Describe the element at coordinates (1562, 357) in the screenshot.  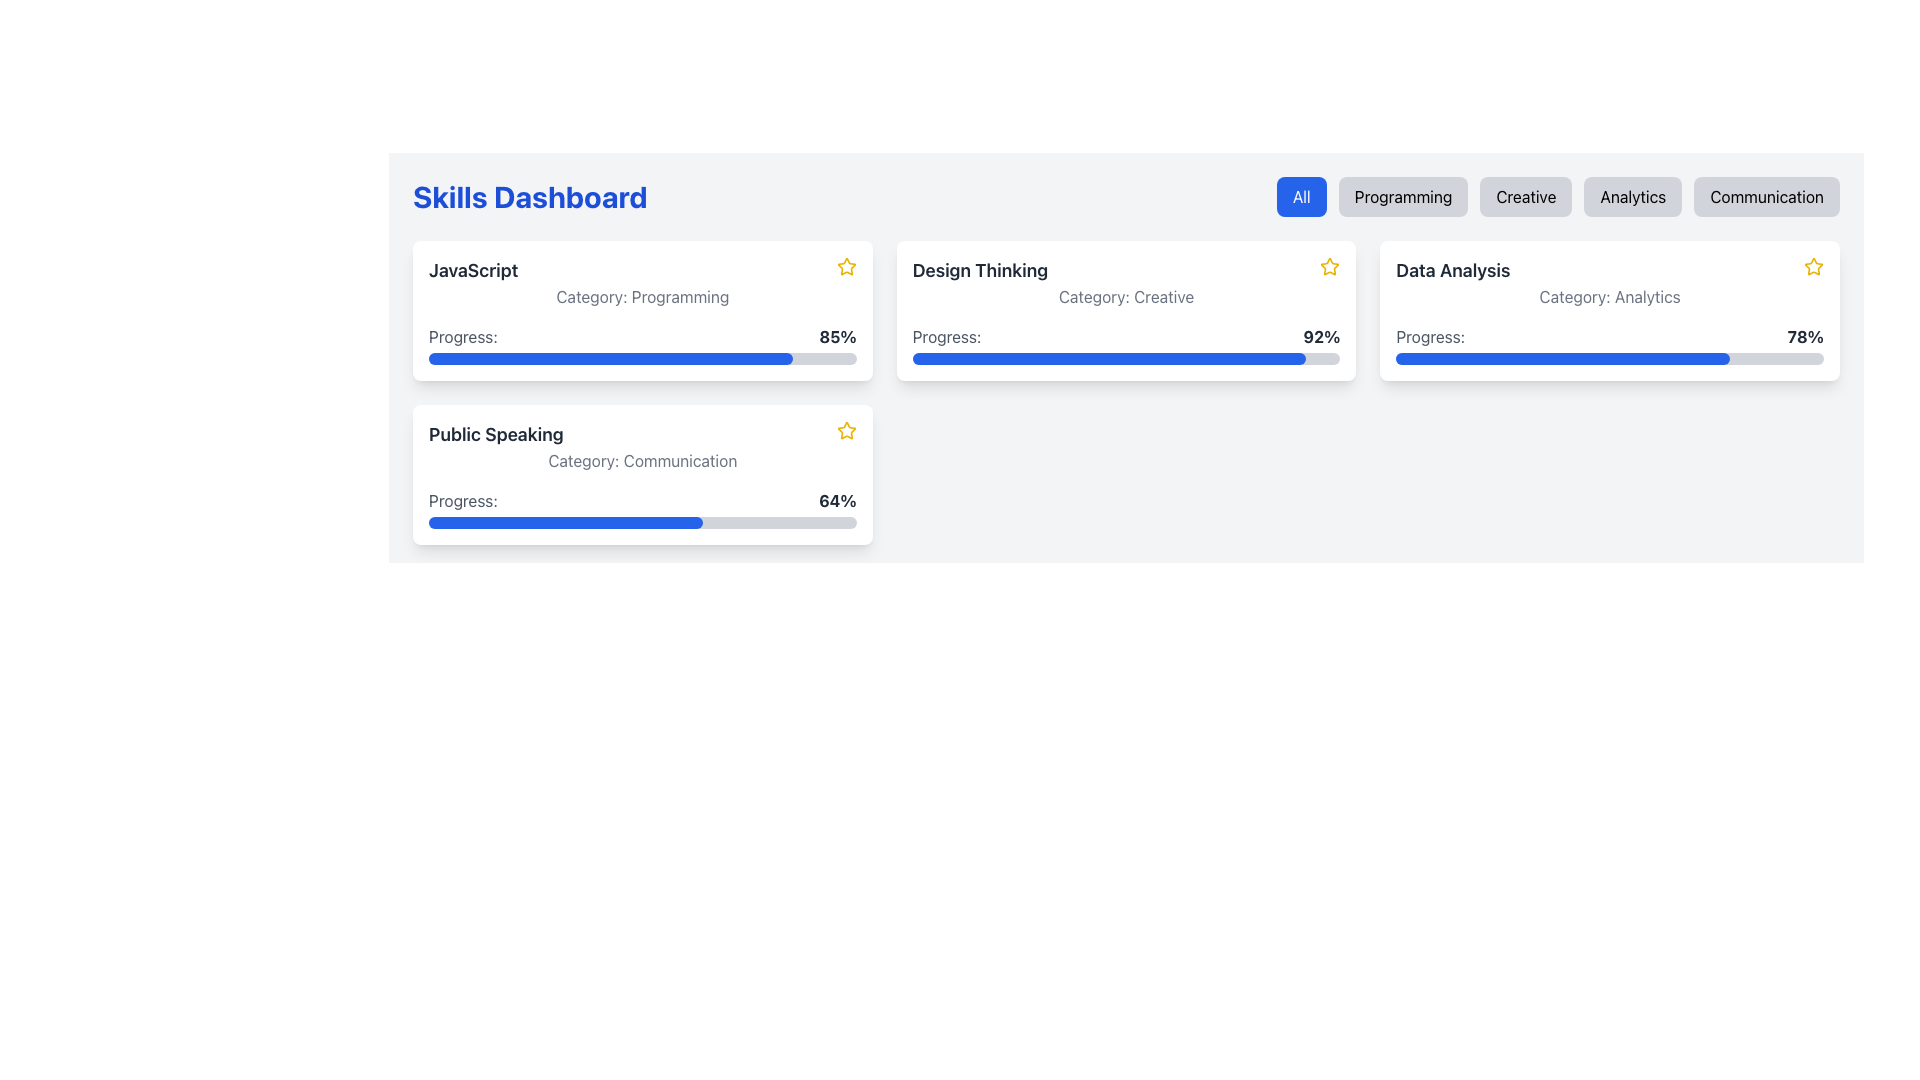
I see `the filled portion of the progress bar that indicates 78% progress for the 'Data Analysis' skill` at that location.